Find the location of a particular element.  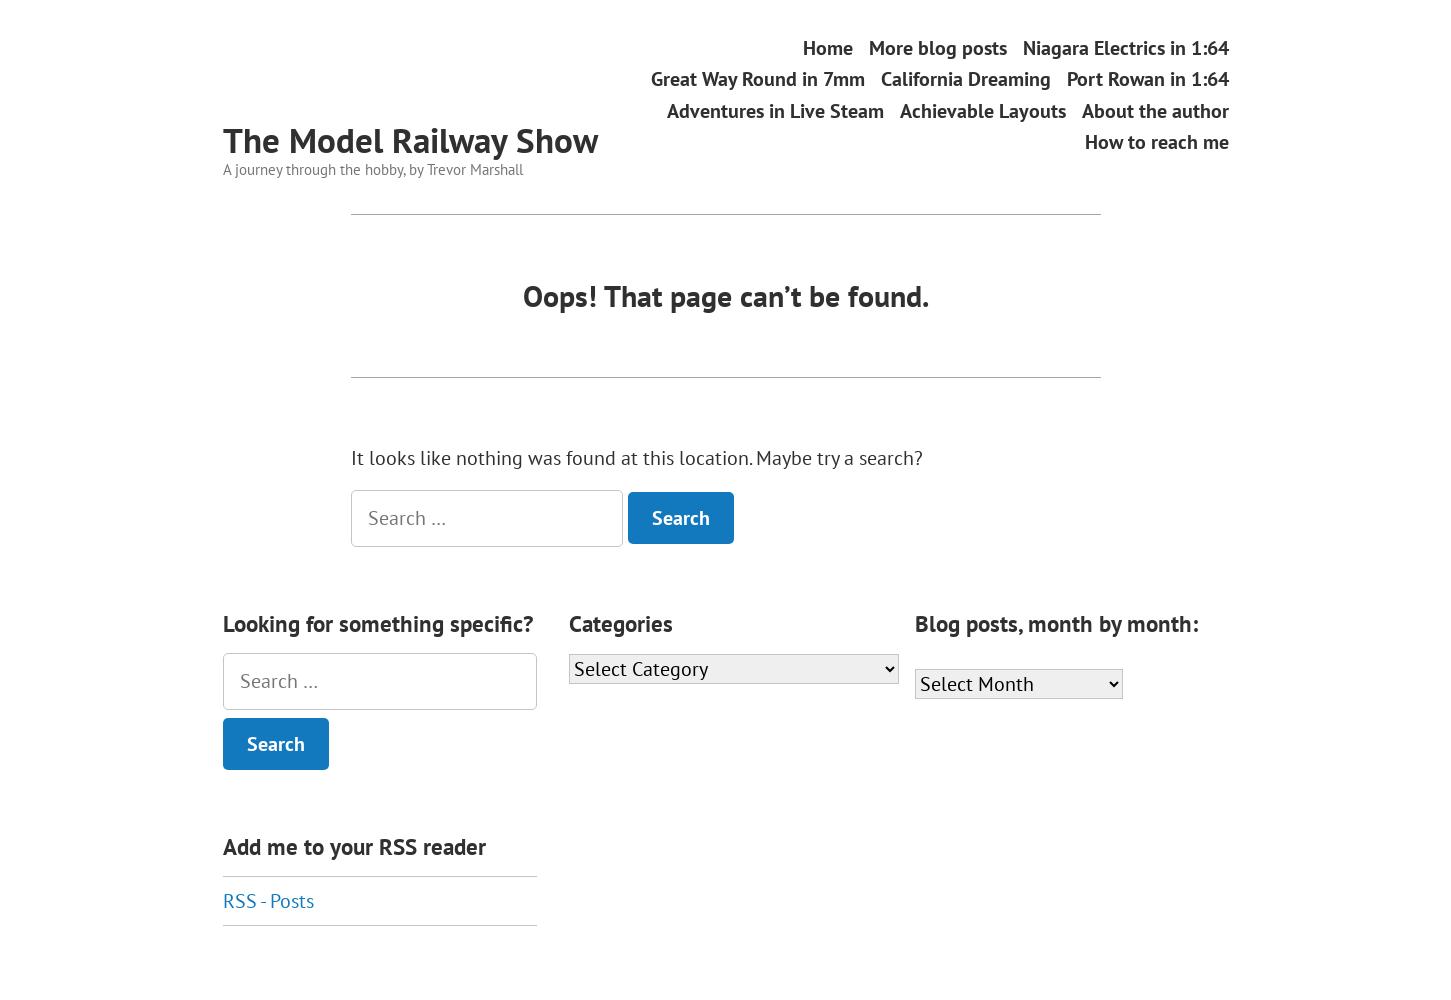

'California Dreaming' is located at coordinates (880, 78).